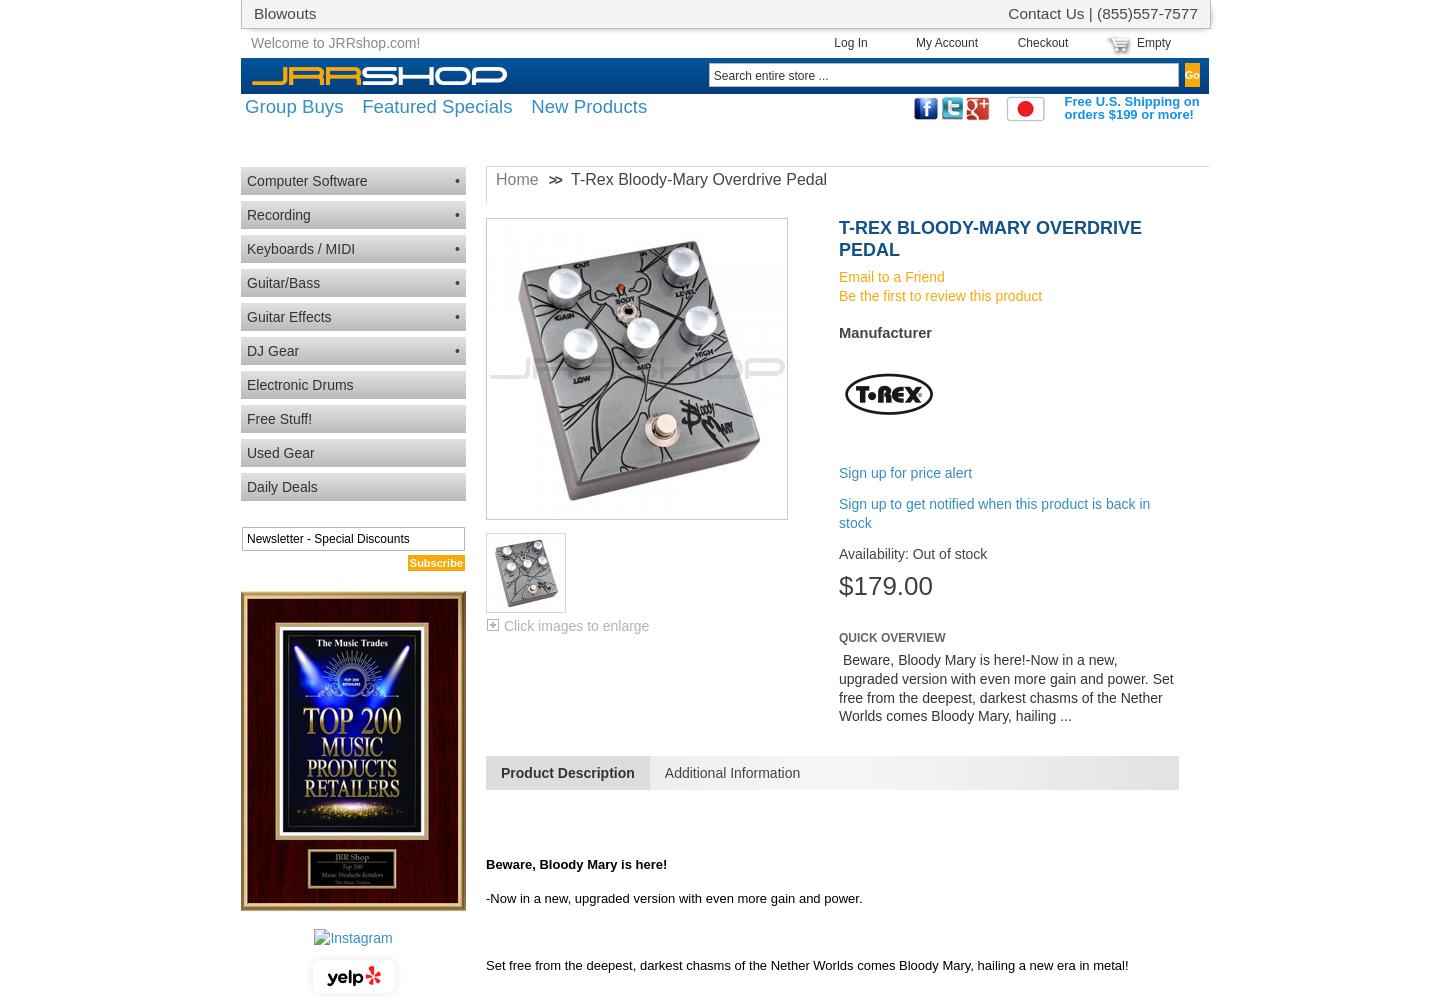 Image resolution: width=1450 pixels, height=1000 pixels. Describe the element at coordinates (246, 214) in the screenshot. I see `'Recording'` at that location.